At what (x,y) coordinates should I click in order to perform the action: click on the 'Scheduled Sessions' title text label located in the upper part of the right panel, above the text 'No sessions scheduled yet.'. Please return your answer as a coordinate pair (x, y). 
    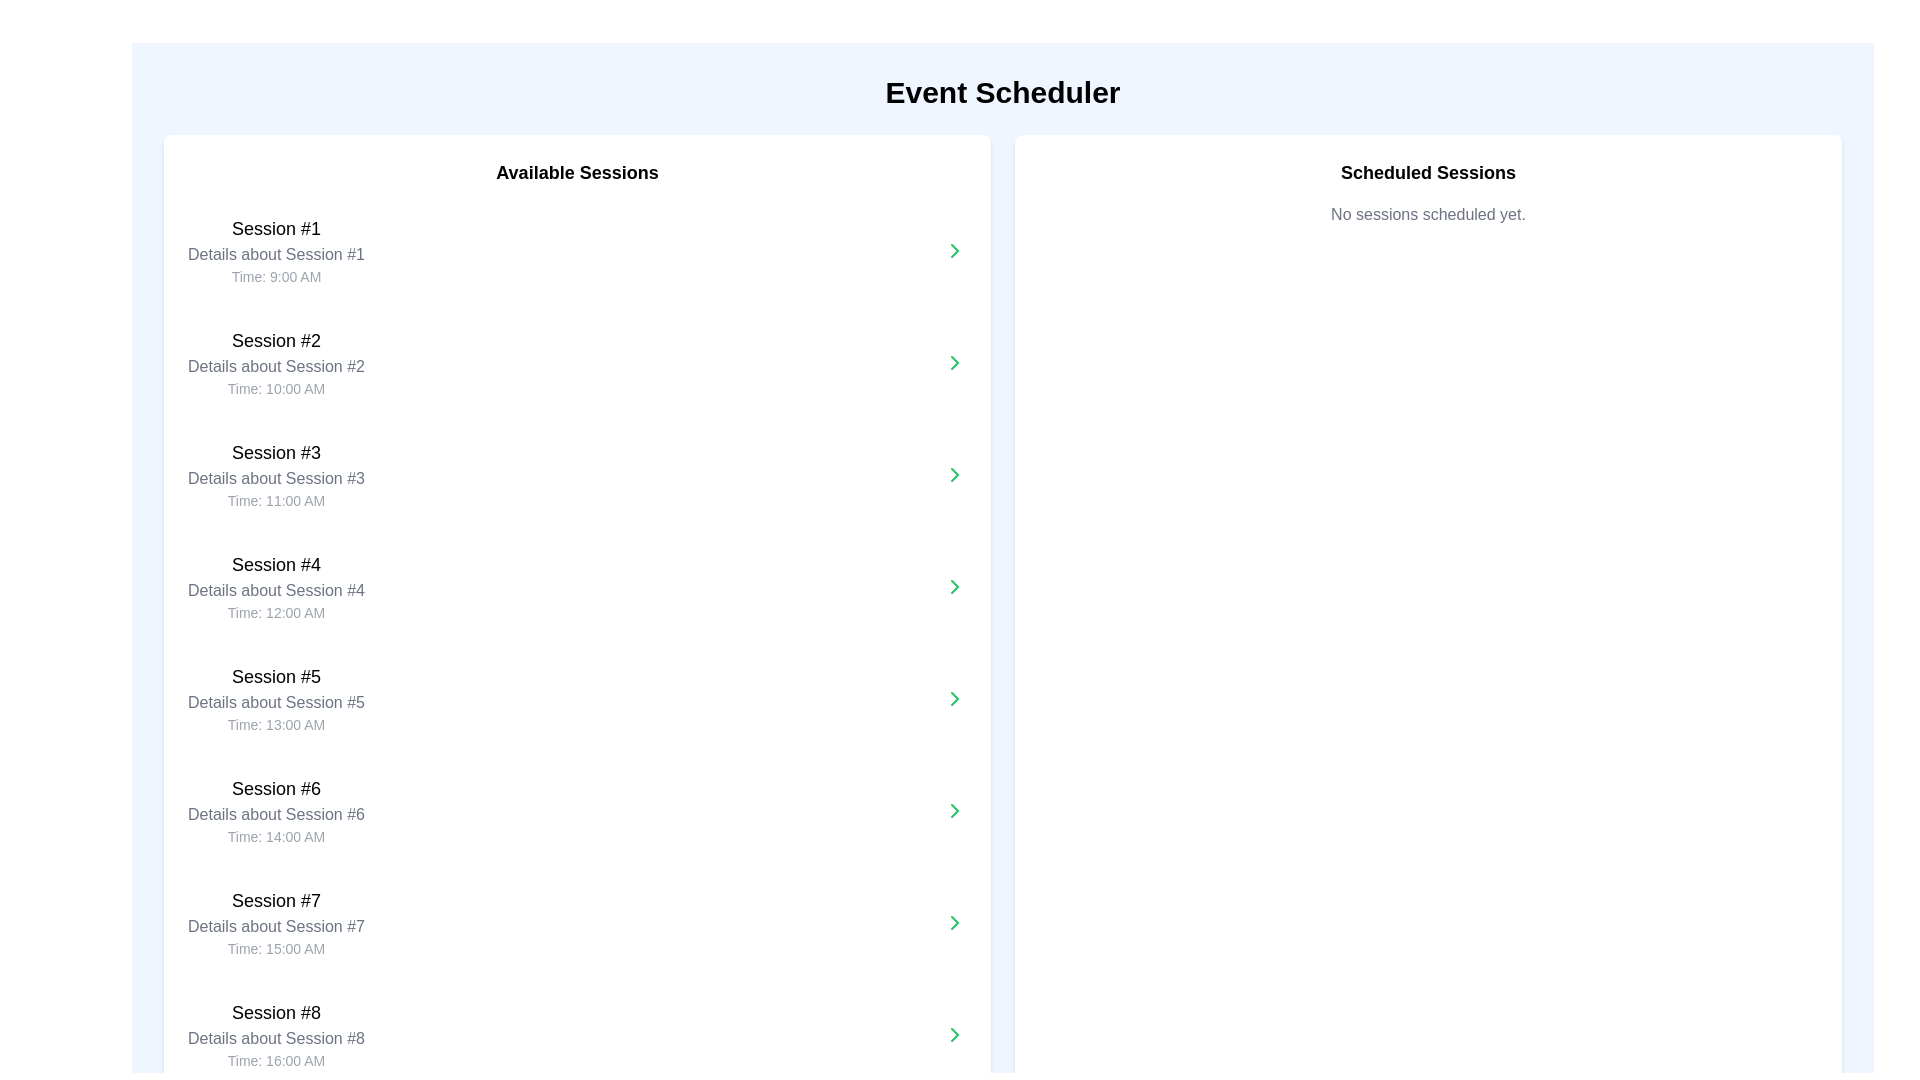
    Looking at the image, I should click on (1427, 172).